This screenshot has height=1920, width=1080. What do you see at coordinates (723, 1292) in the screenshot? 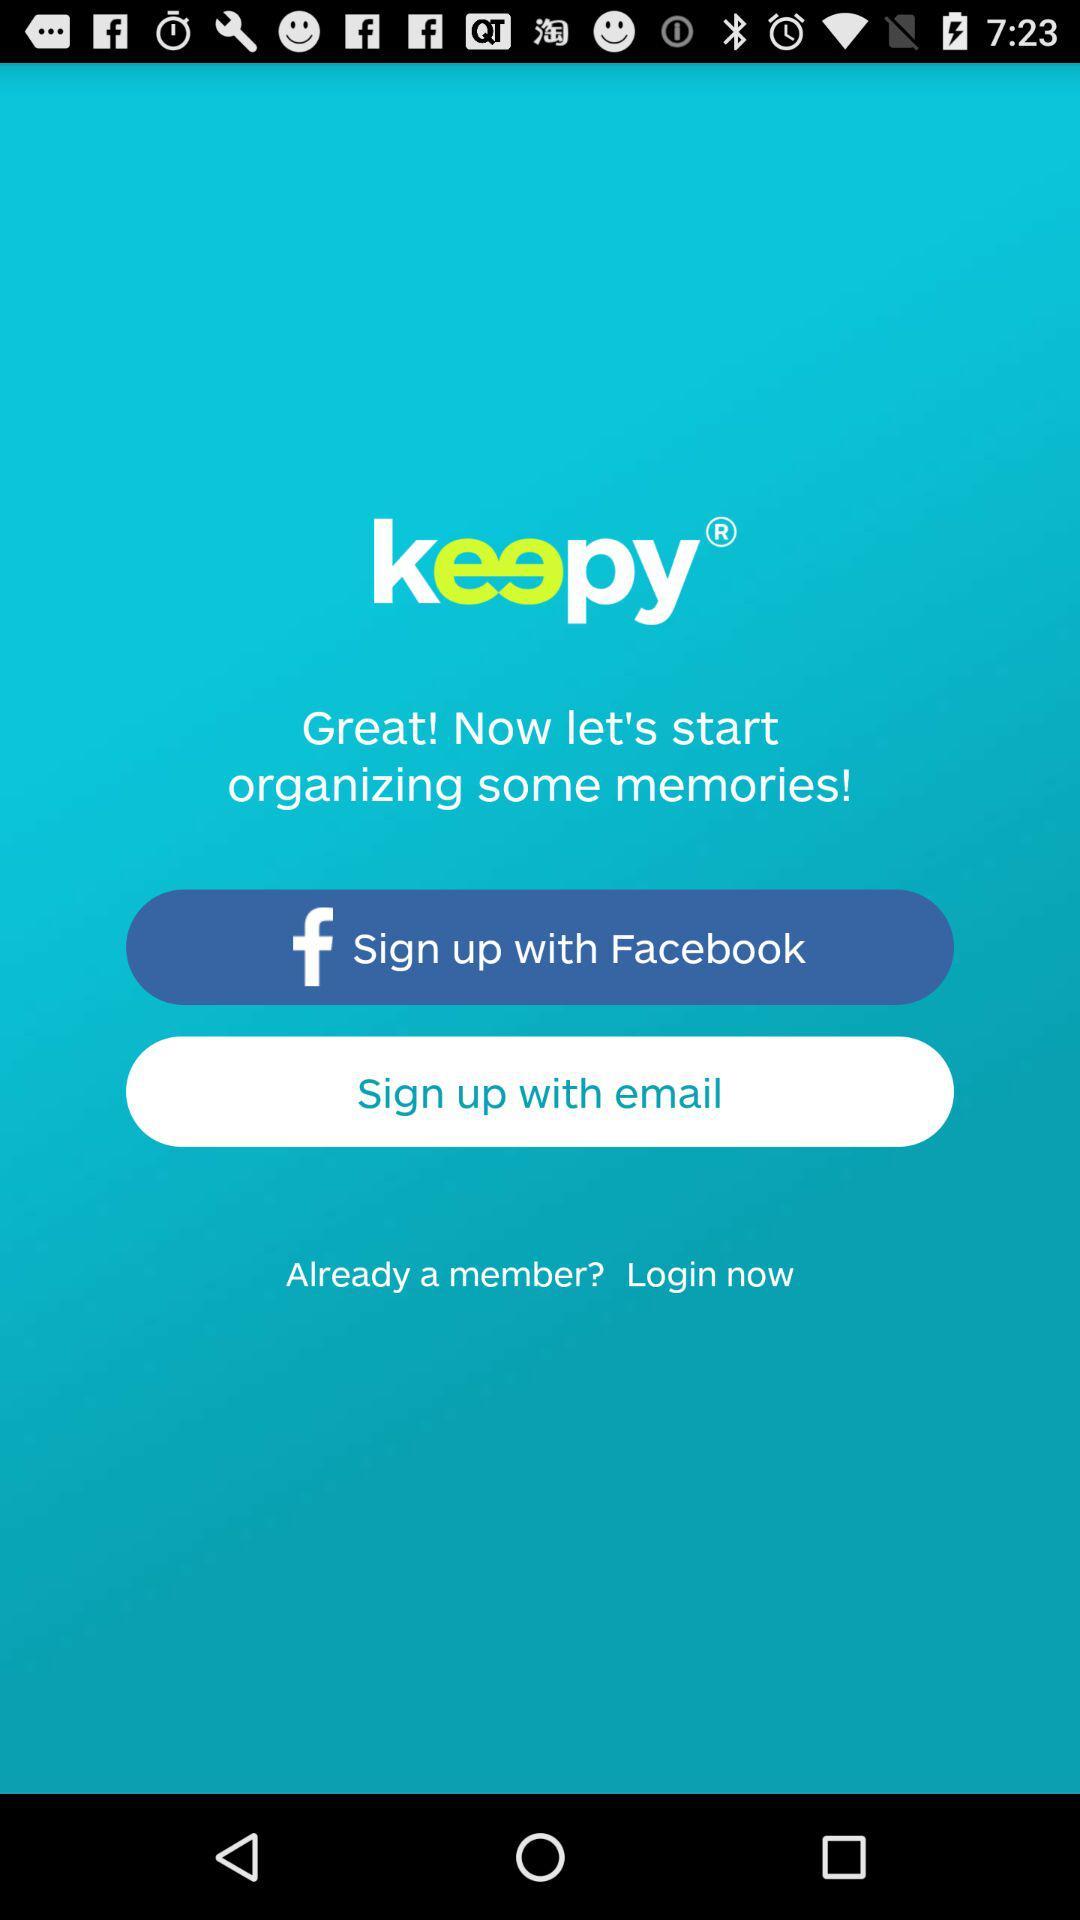
I see `button below the sign up with button` at bounding box center [723, 1292].